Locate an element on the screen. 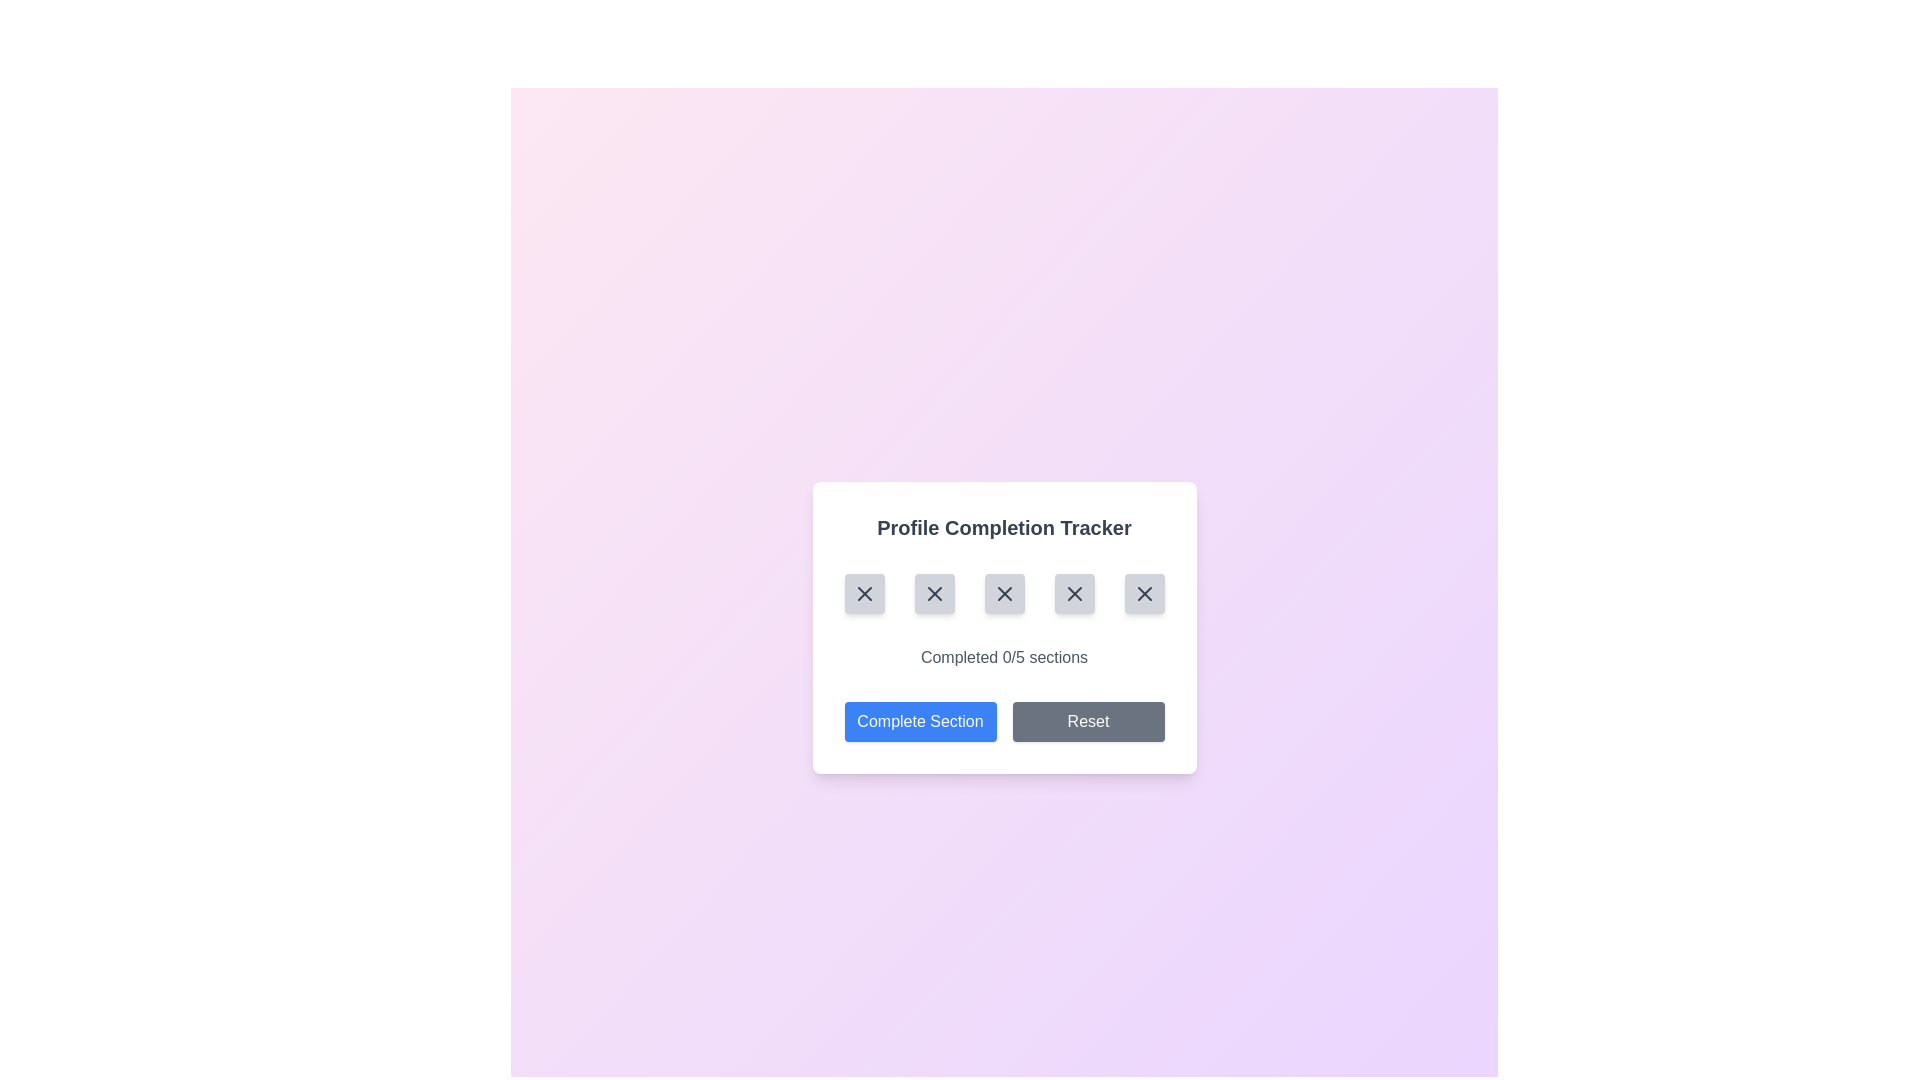 This screenshot has height=1080, width=1920. the SVG icon styled as a cross symbol, which is located within the fourth button of a group of five buttons under the 'Profile Completion Tracker' header is located at coordinates (1073, 593).